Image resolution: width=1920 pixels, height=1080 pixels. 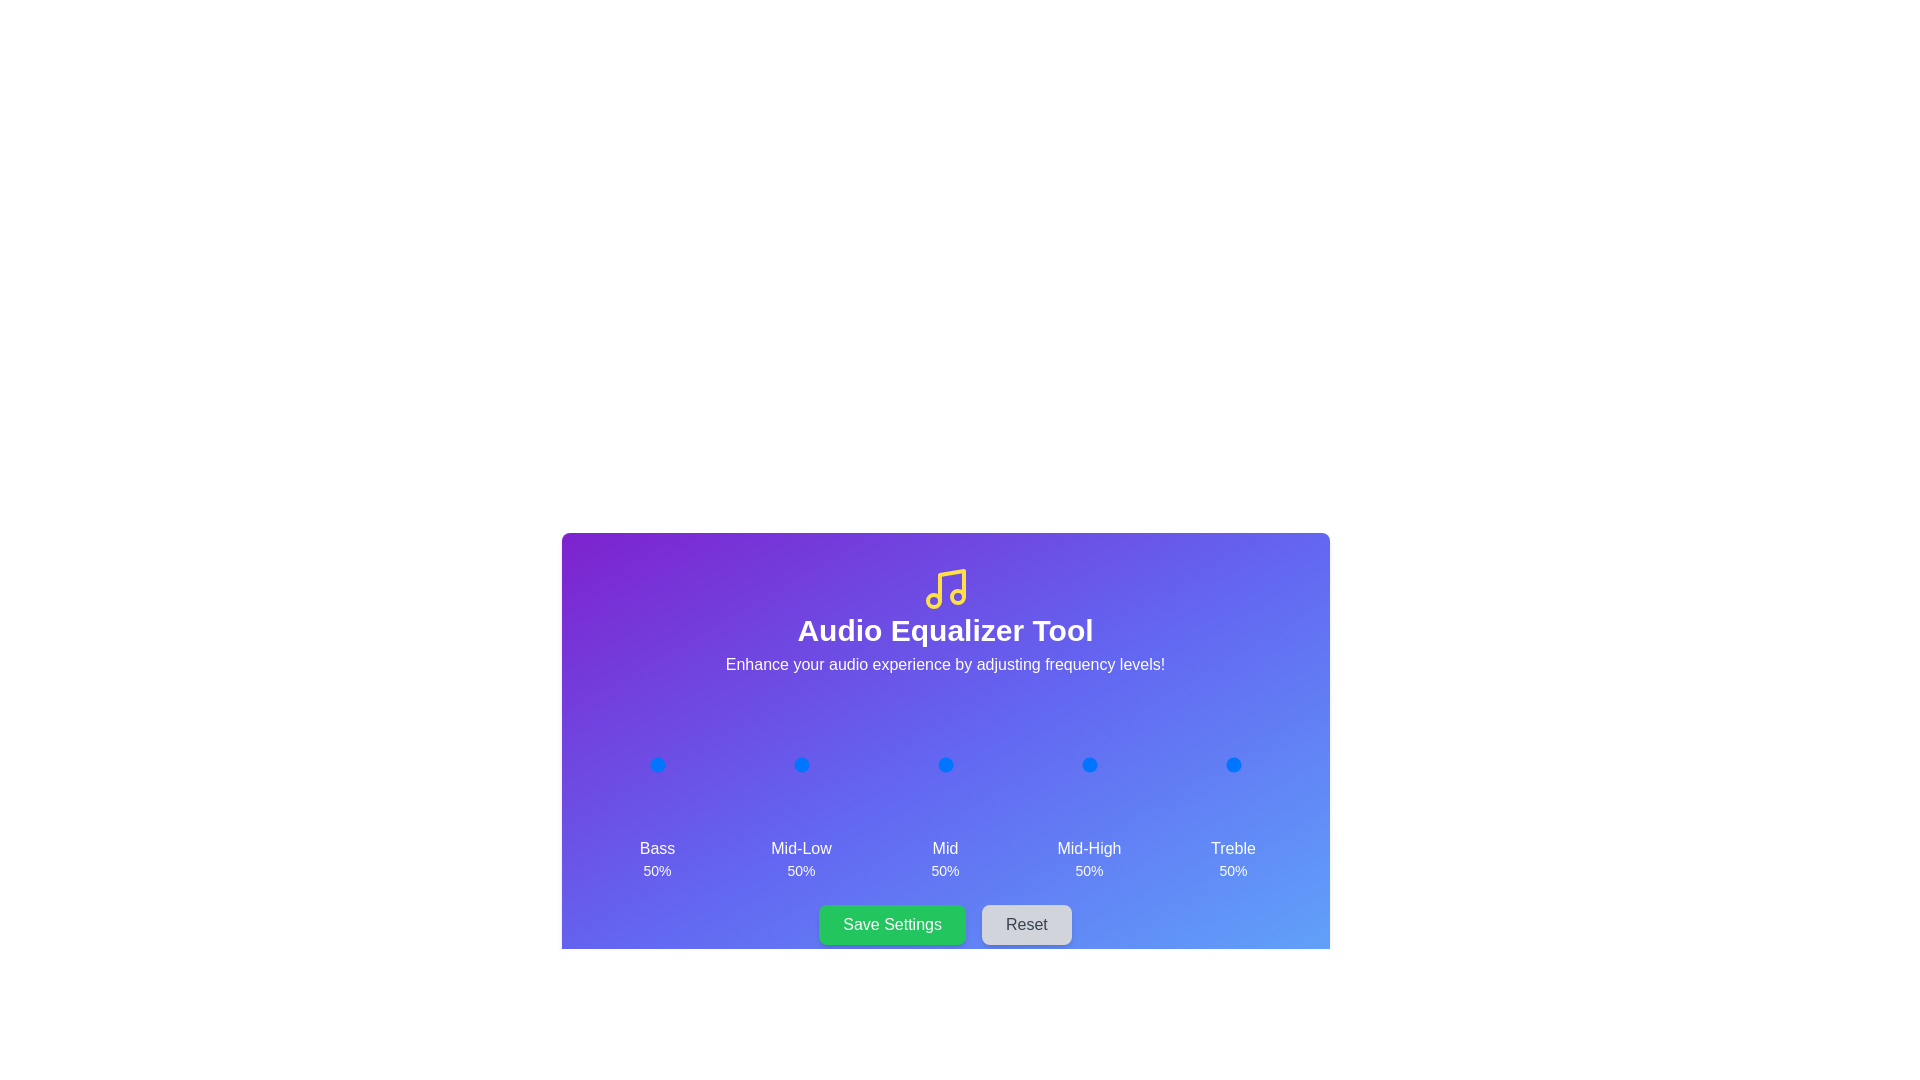 I want to click on the 3 slider to 46%, so click(x=1085, y=764).